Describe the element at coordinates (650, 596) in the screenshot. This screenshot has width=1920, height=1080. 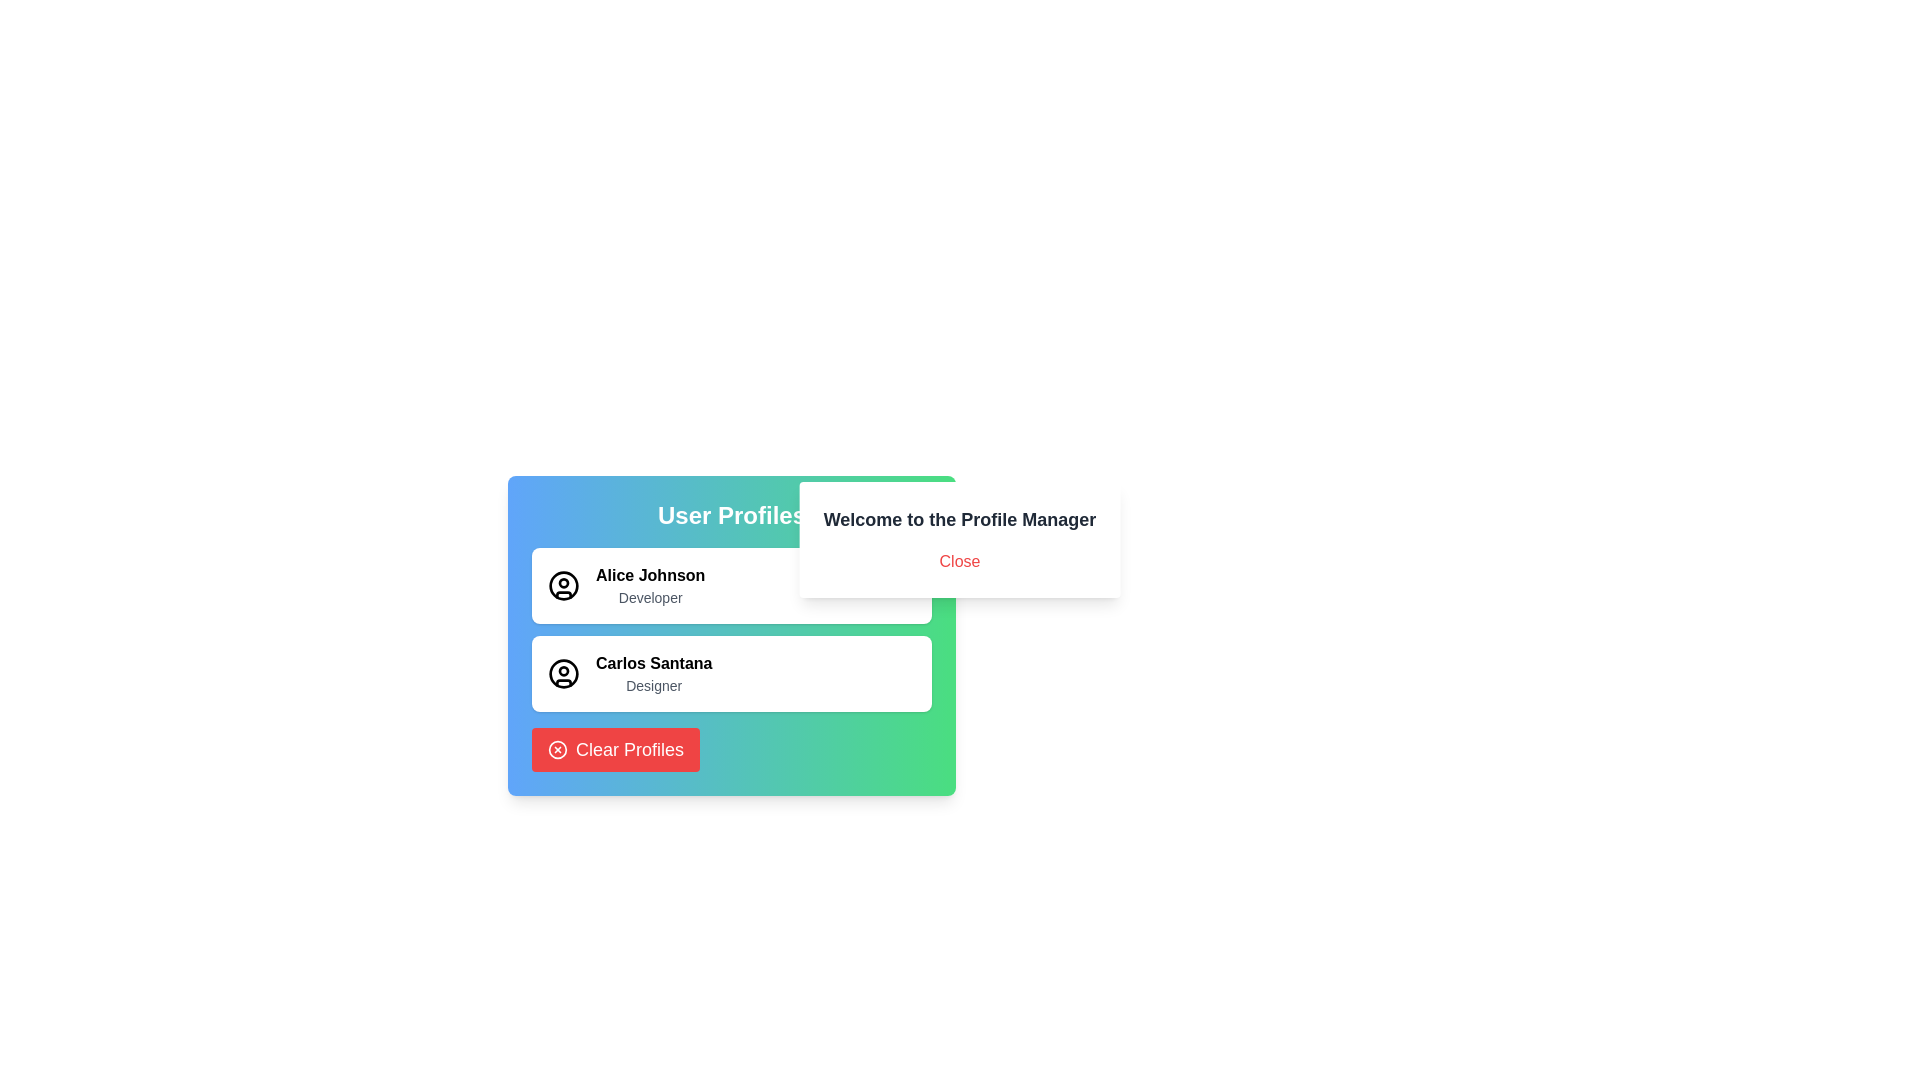
I see `the text label indicating the professional role 'Developer' of the user Alice Johnson, which is located below the label 'Alice Johnson' in the first profile card` at that location.